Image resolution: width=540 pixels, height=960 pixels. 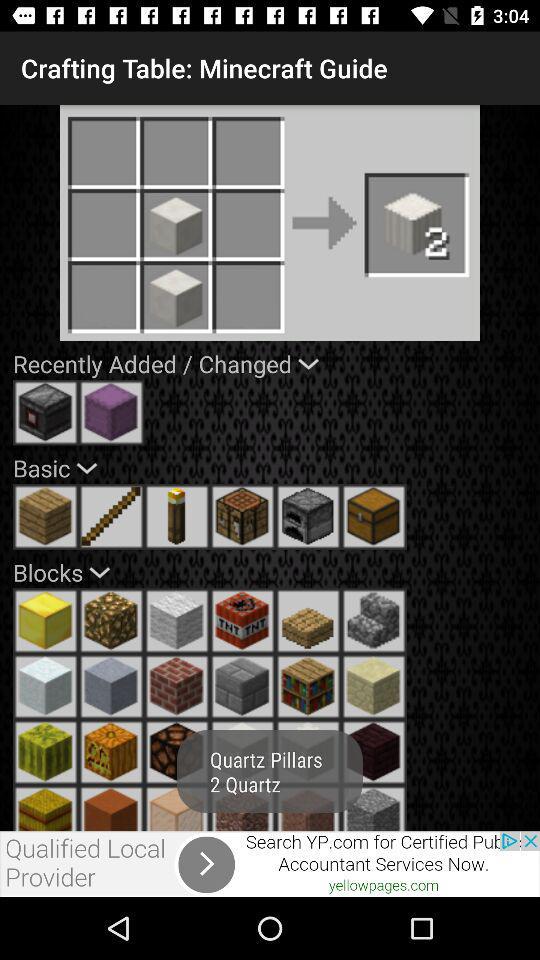 I want to click on the star icon, so click(x=242, y=808).